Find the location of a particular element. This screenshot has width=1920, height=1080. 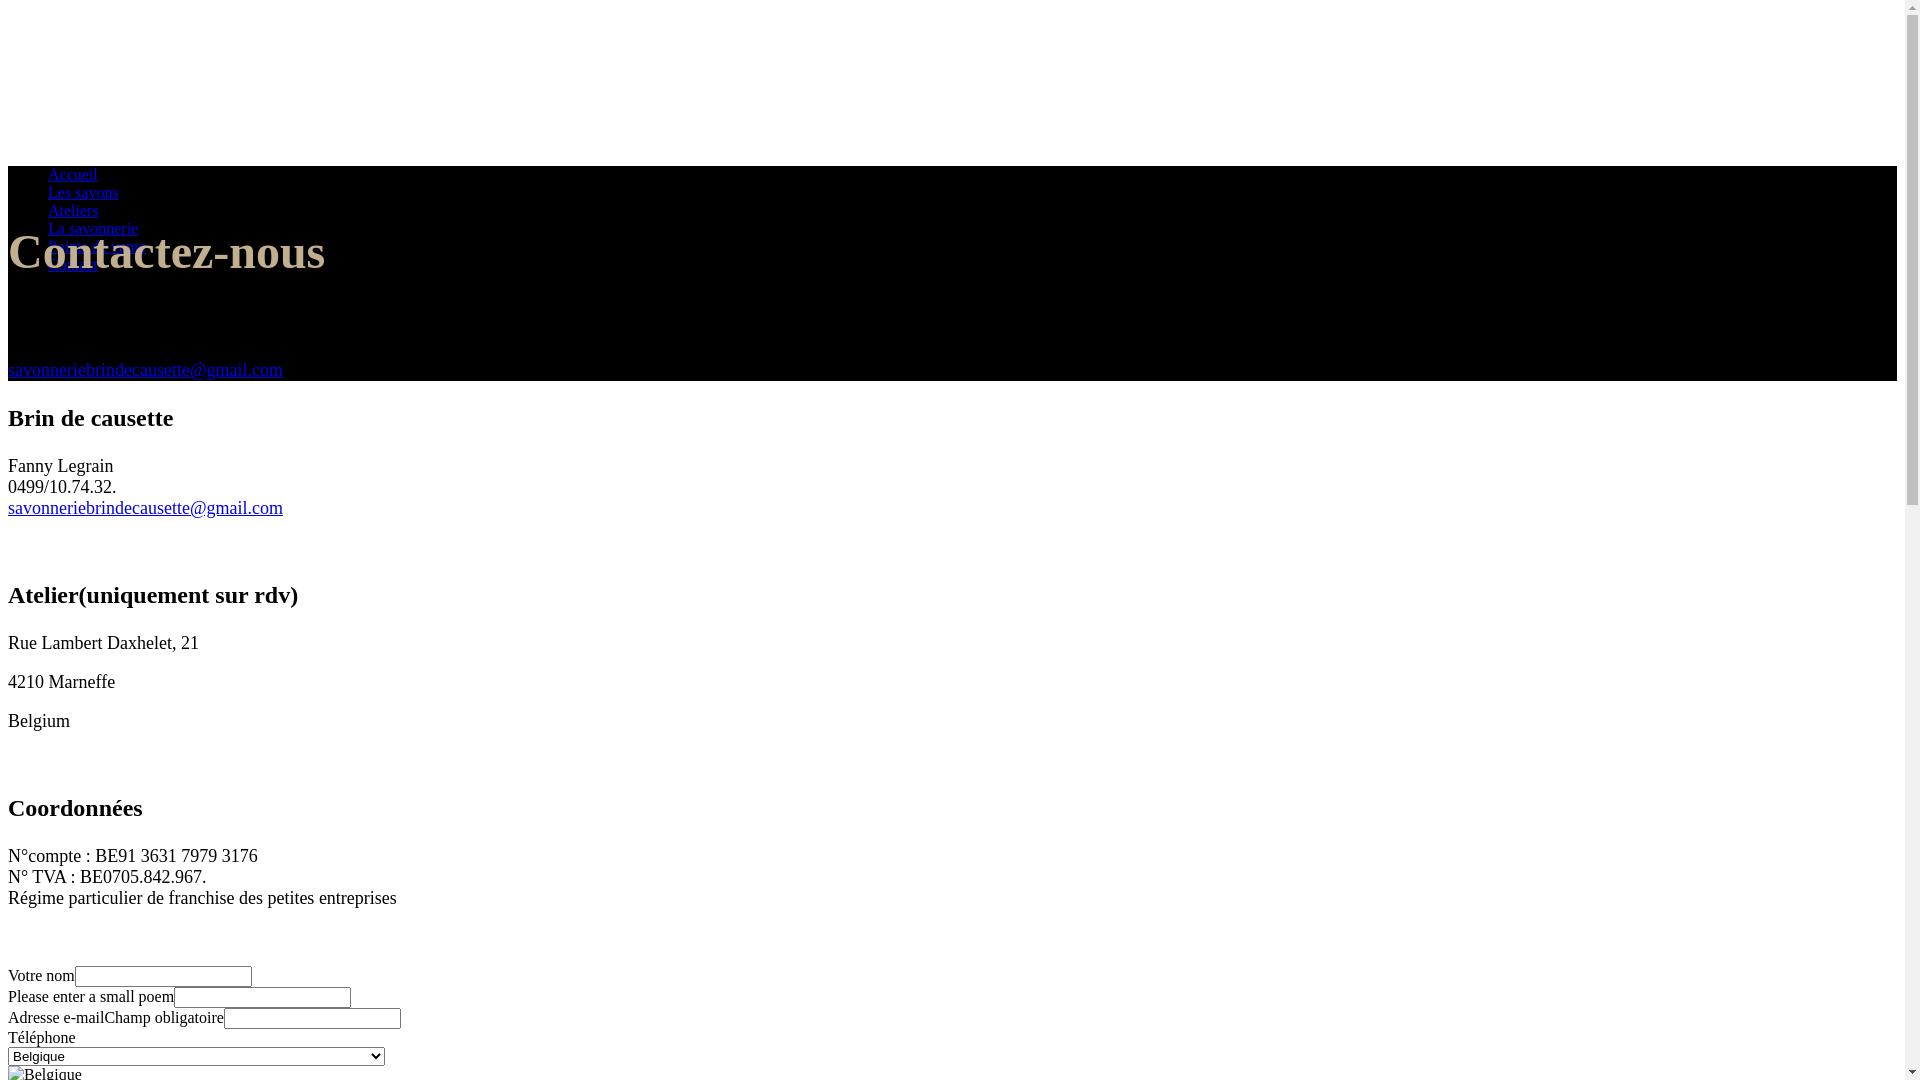

'savonneriebrindecausette@gmail.com' is located at coordinates (144, 370).